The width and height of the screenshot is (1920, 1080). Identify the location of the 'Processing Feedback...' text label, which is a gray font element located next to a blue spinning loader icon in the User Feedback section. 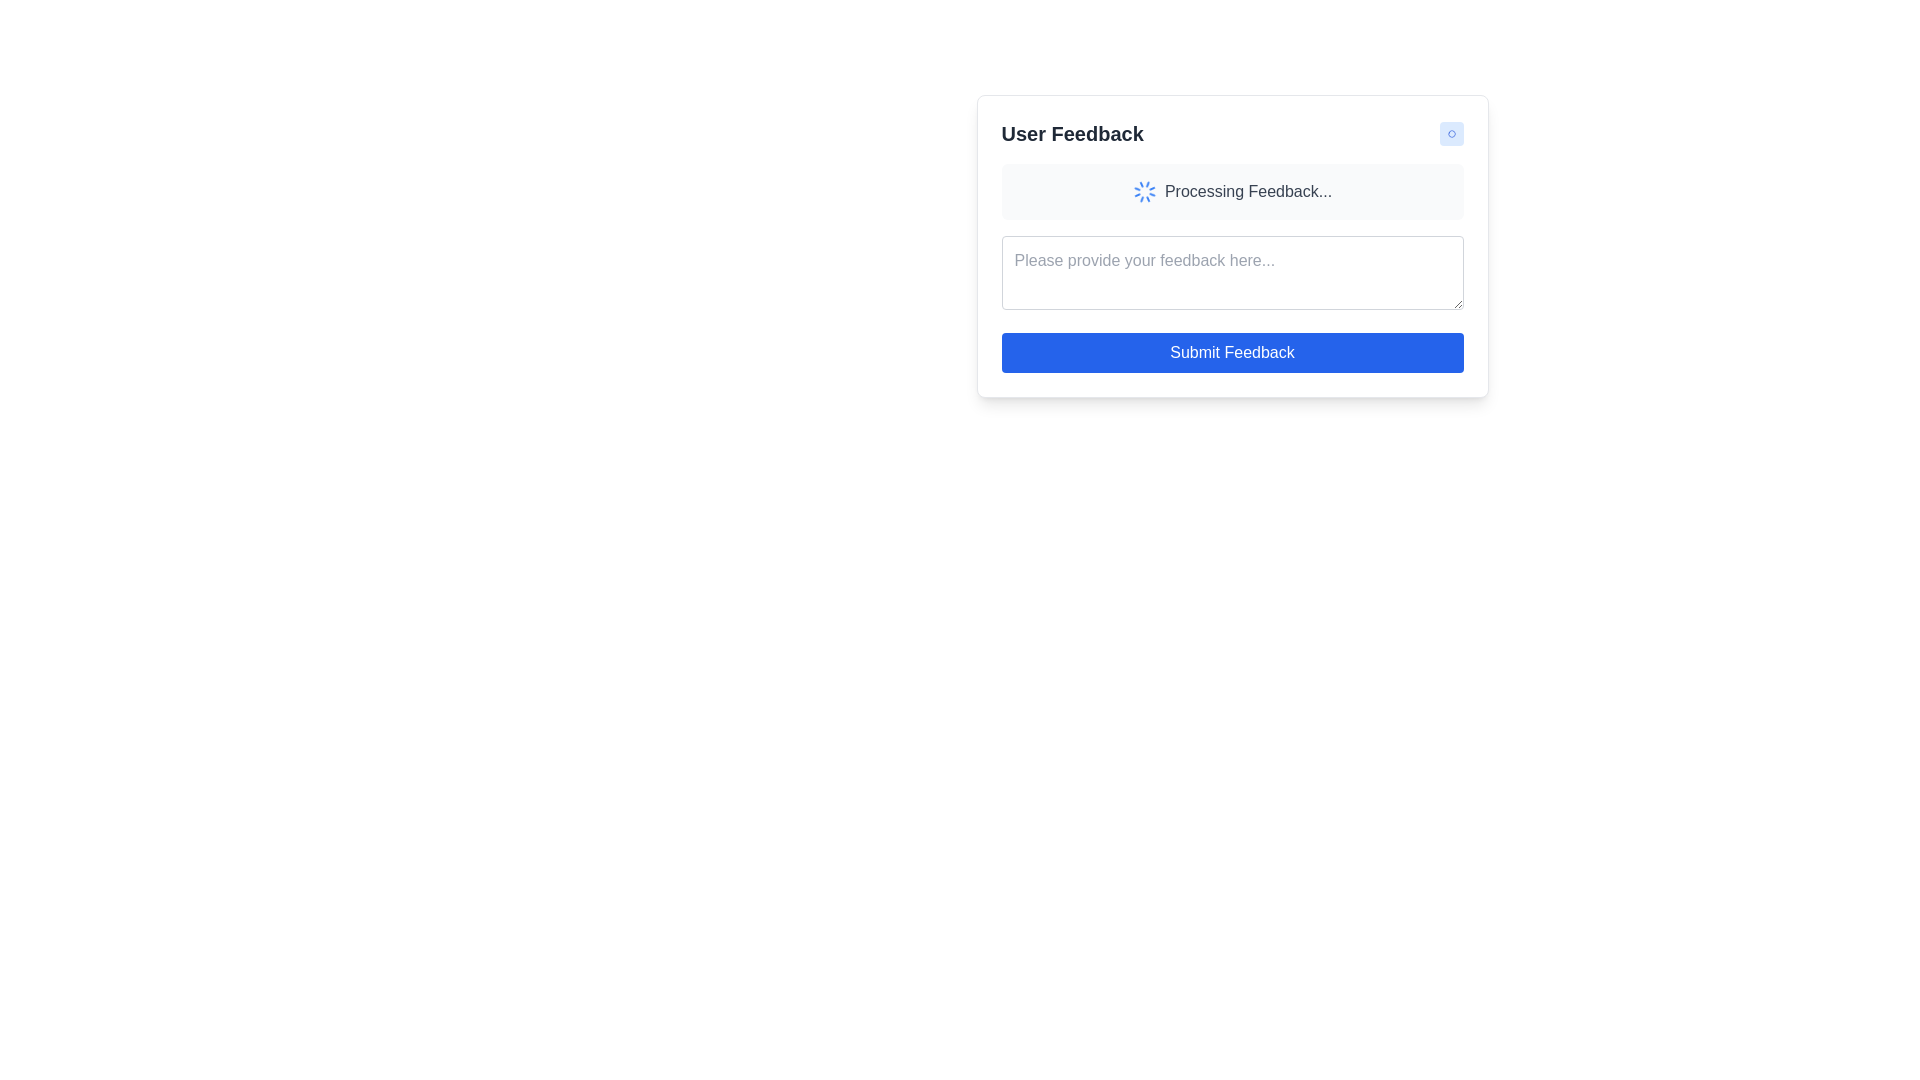
(1247, 192).